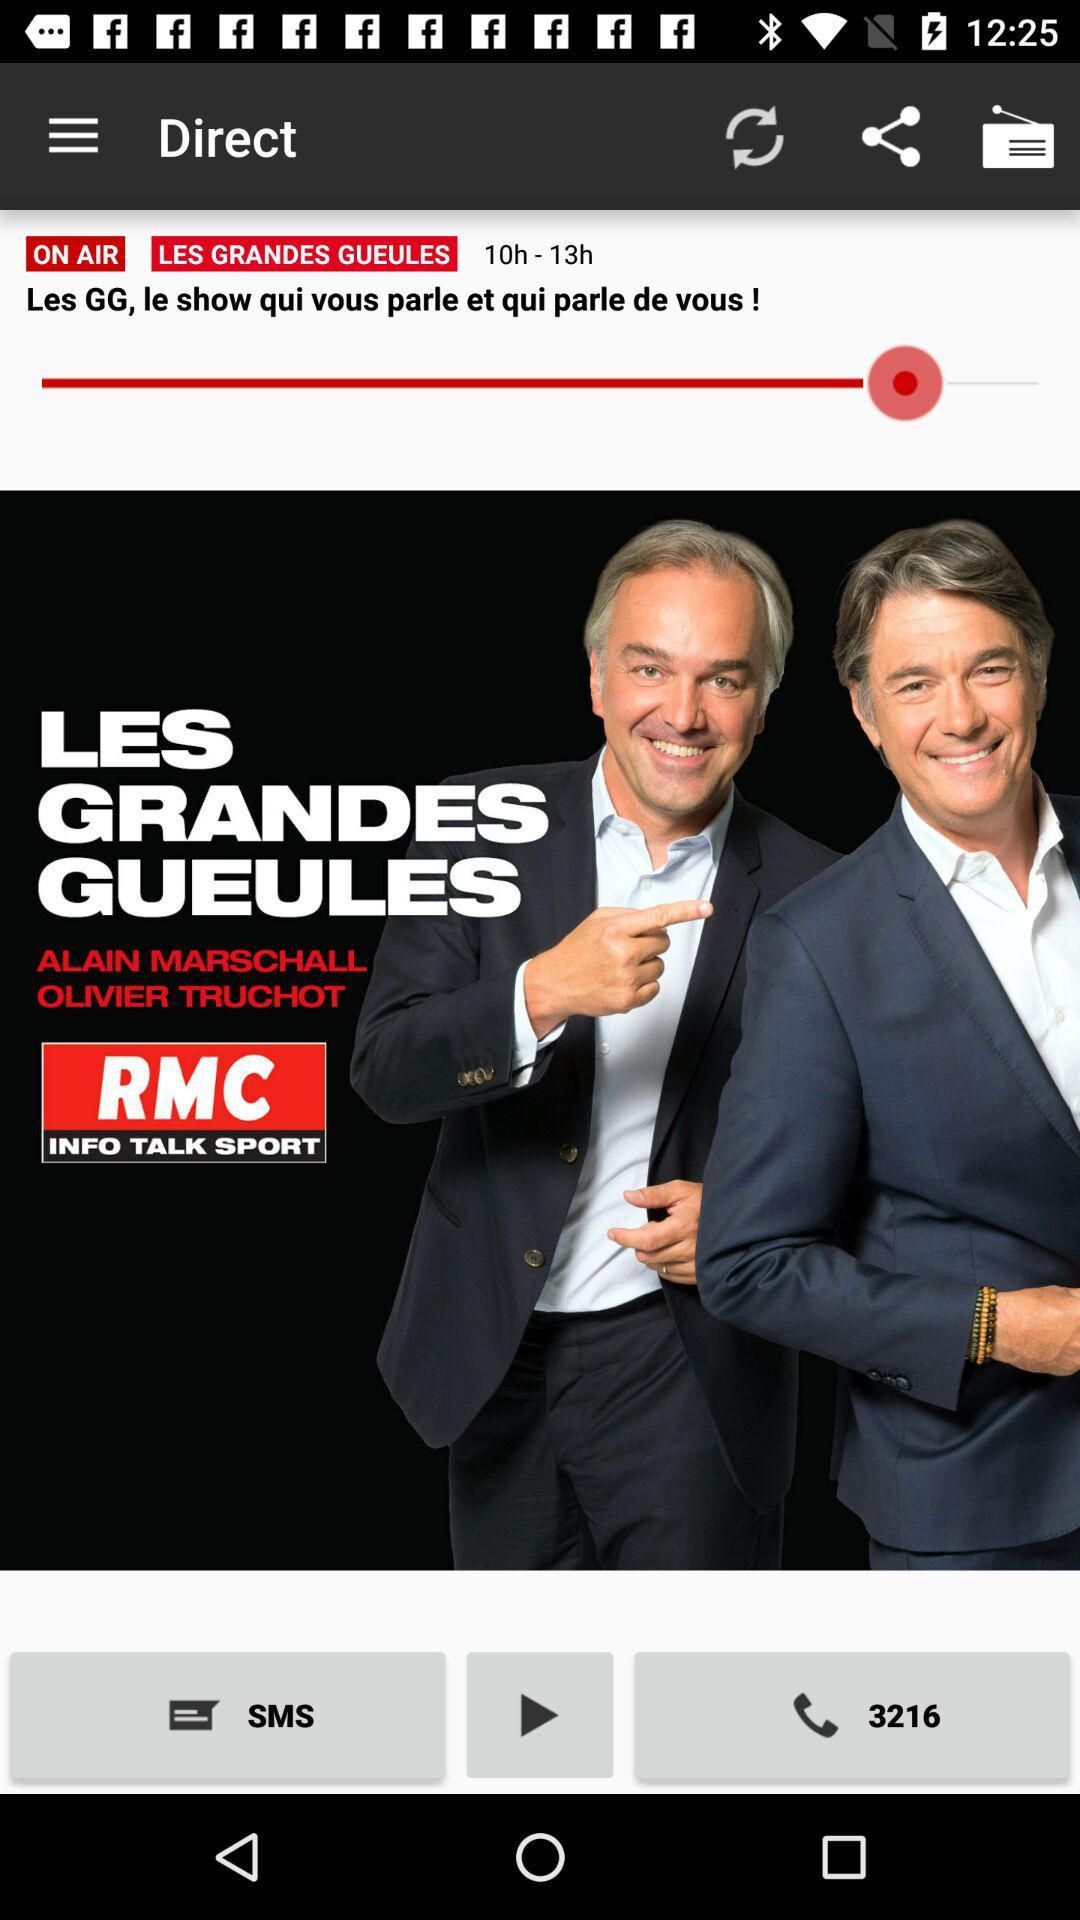  What do you see at coordinates (852, 1714) in the screenshot?
I see `3216 icon` at bounding box center [852, 1714].